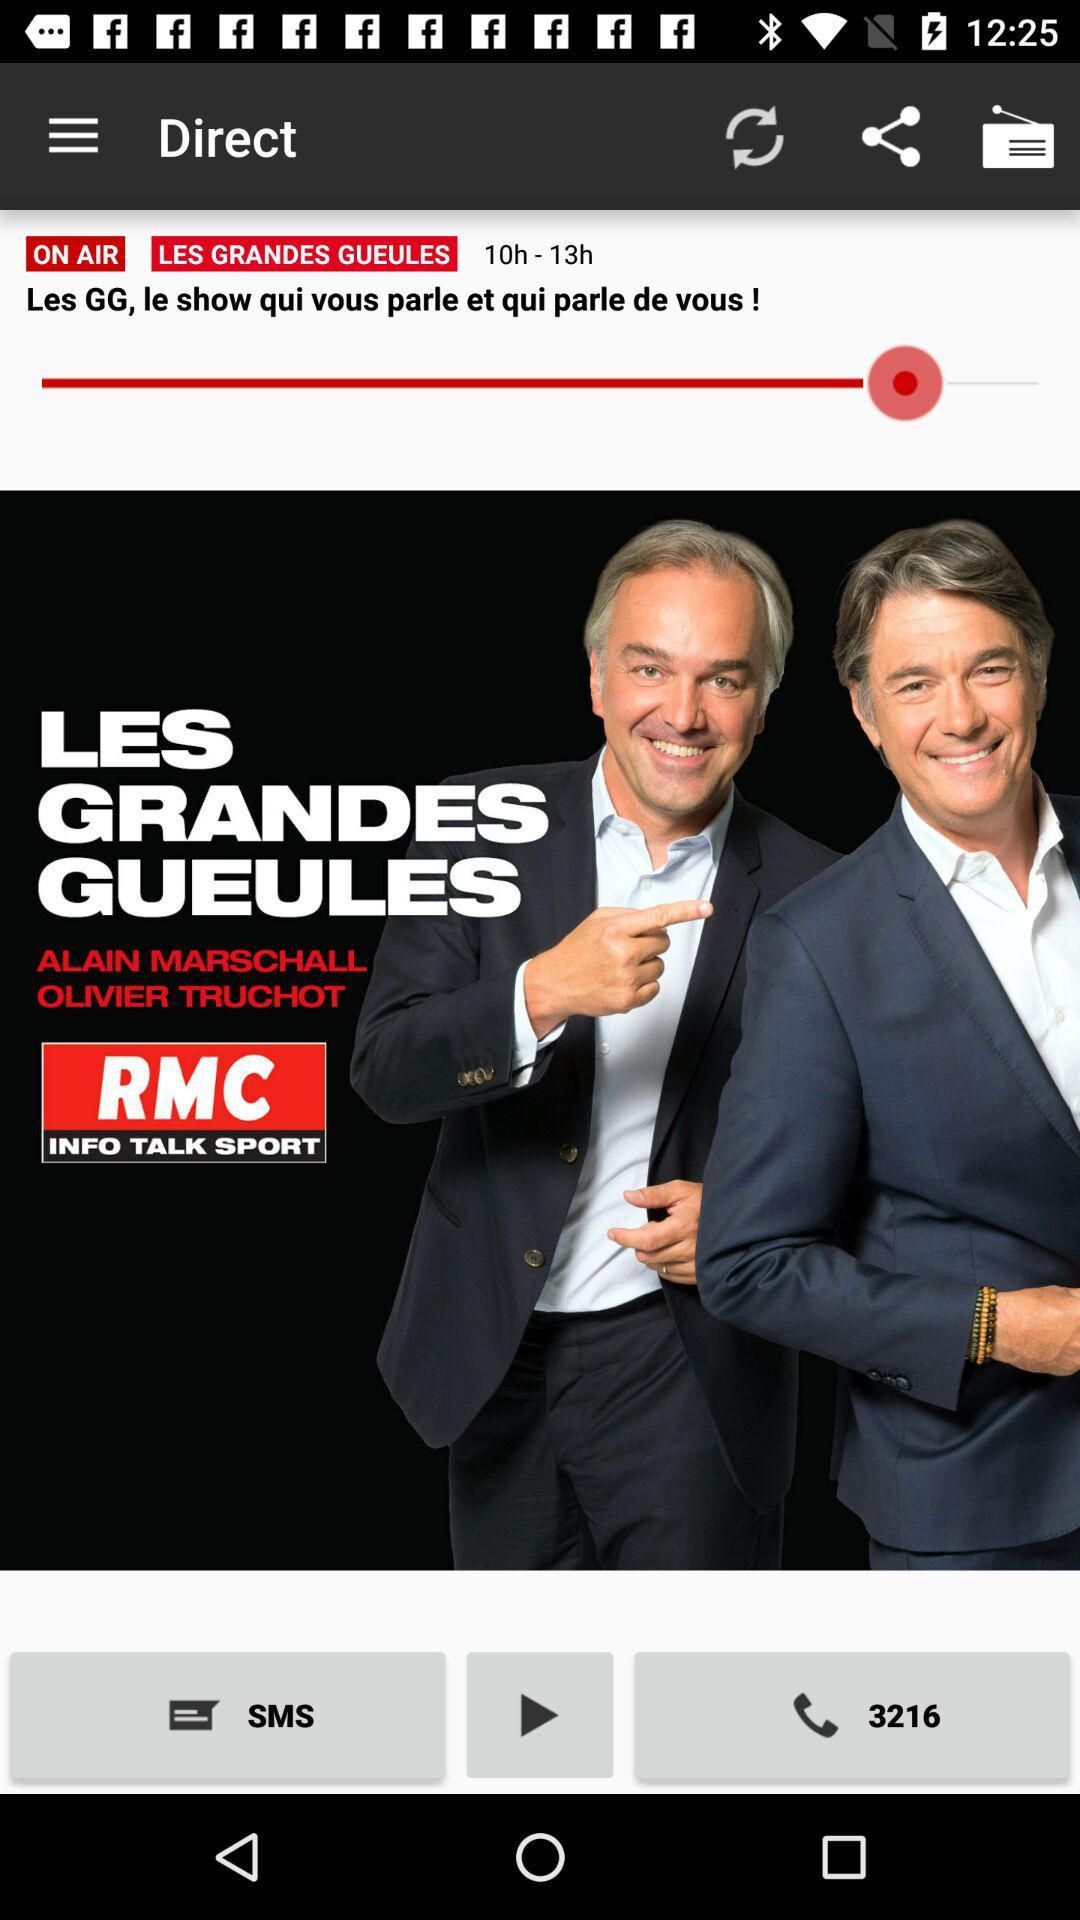  What do you see at coordinates (852, 1714) in the screenshot?
I see `3216 icon` at bounding box center [852, 1714].